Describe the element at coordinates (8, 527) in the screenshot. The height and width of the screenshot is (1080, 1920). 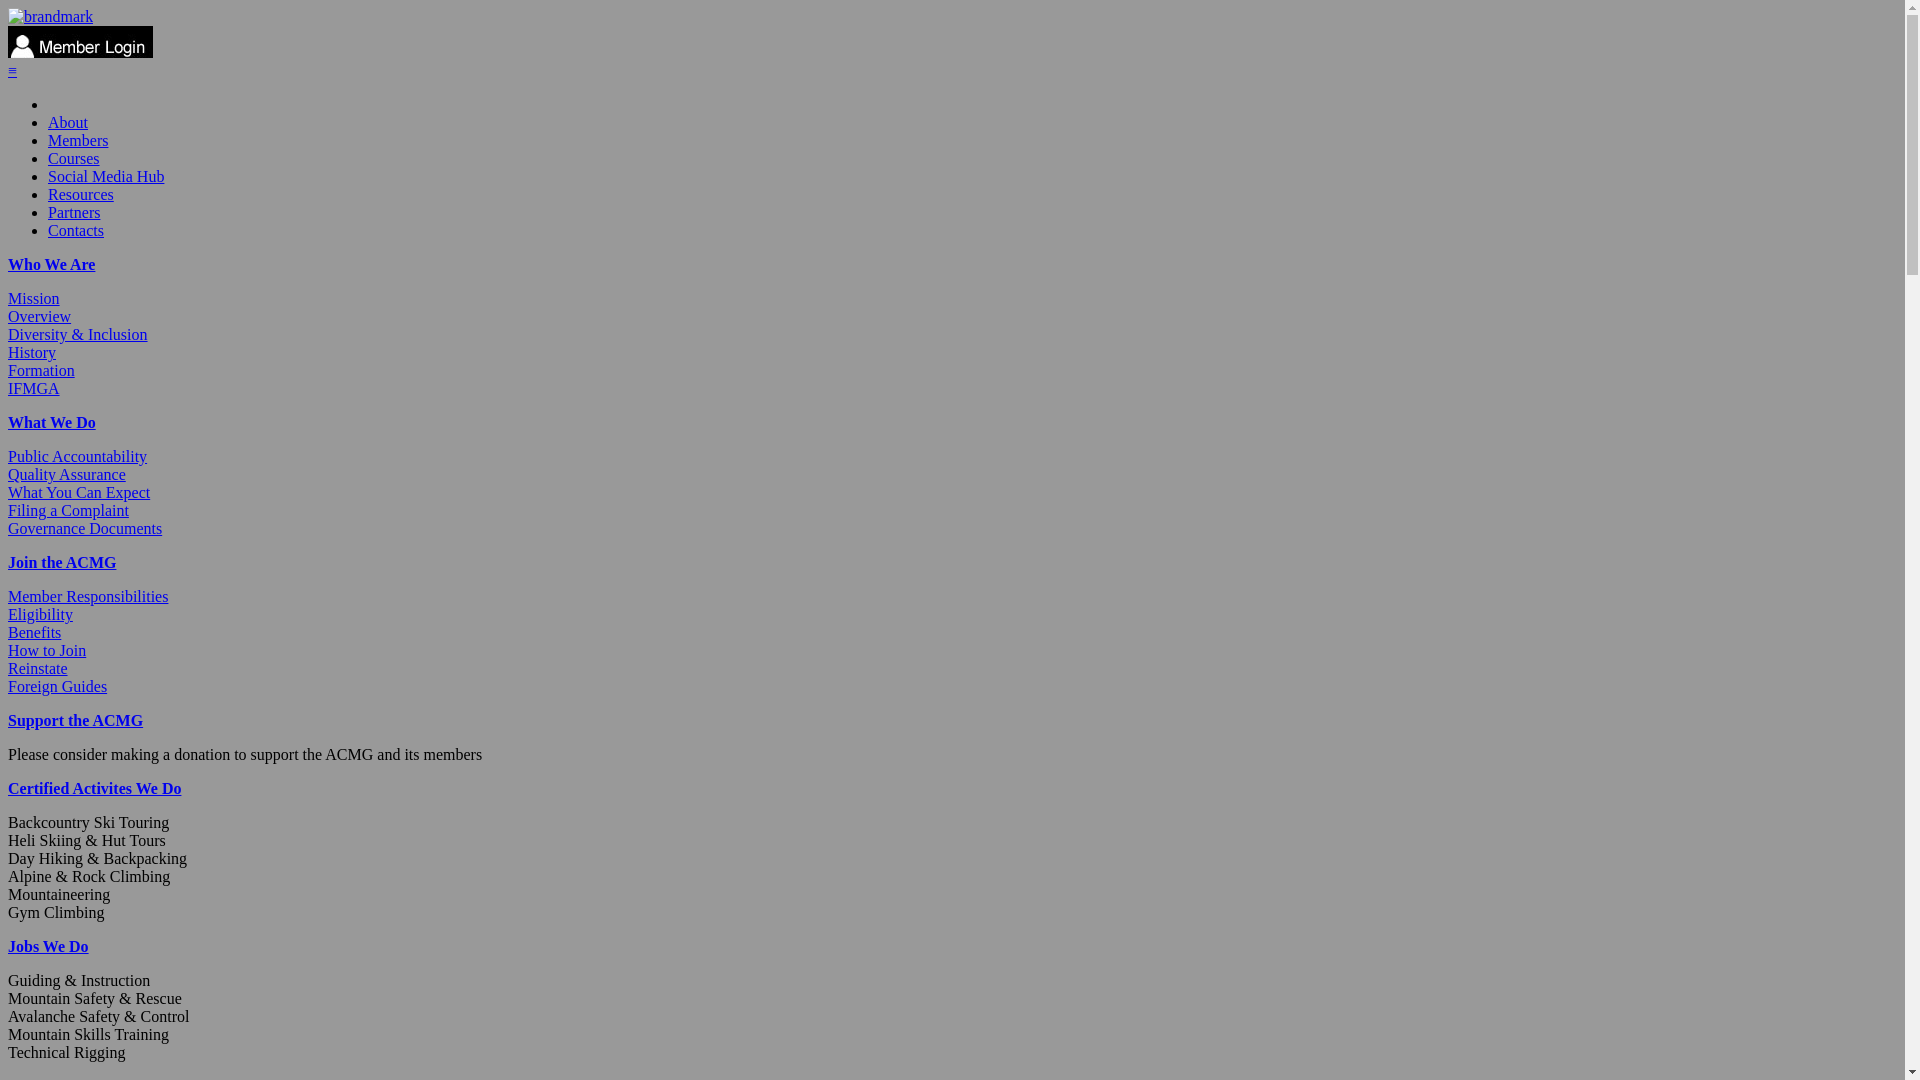
I see `'Governance Documents'` at that location.